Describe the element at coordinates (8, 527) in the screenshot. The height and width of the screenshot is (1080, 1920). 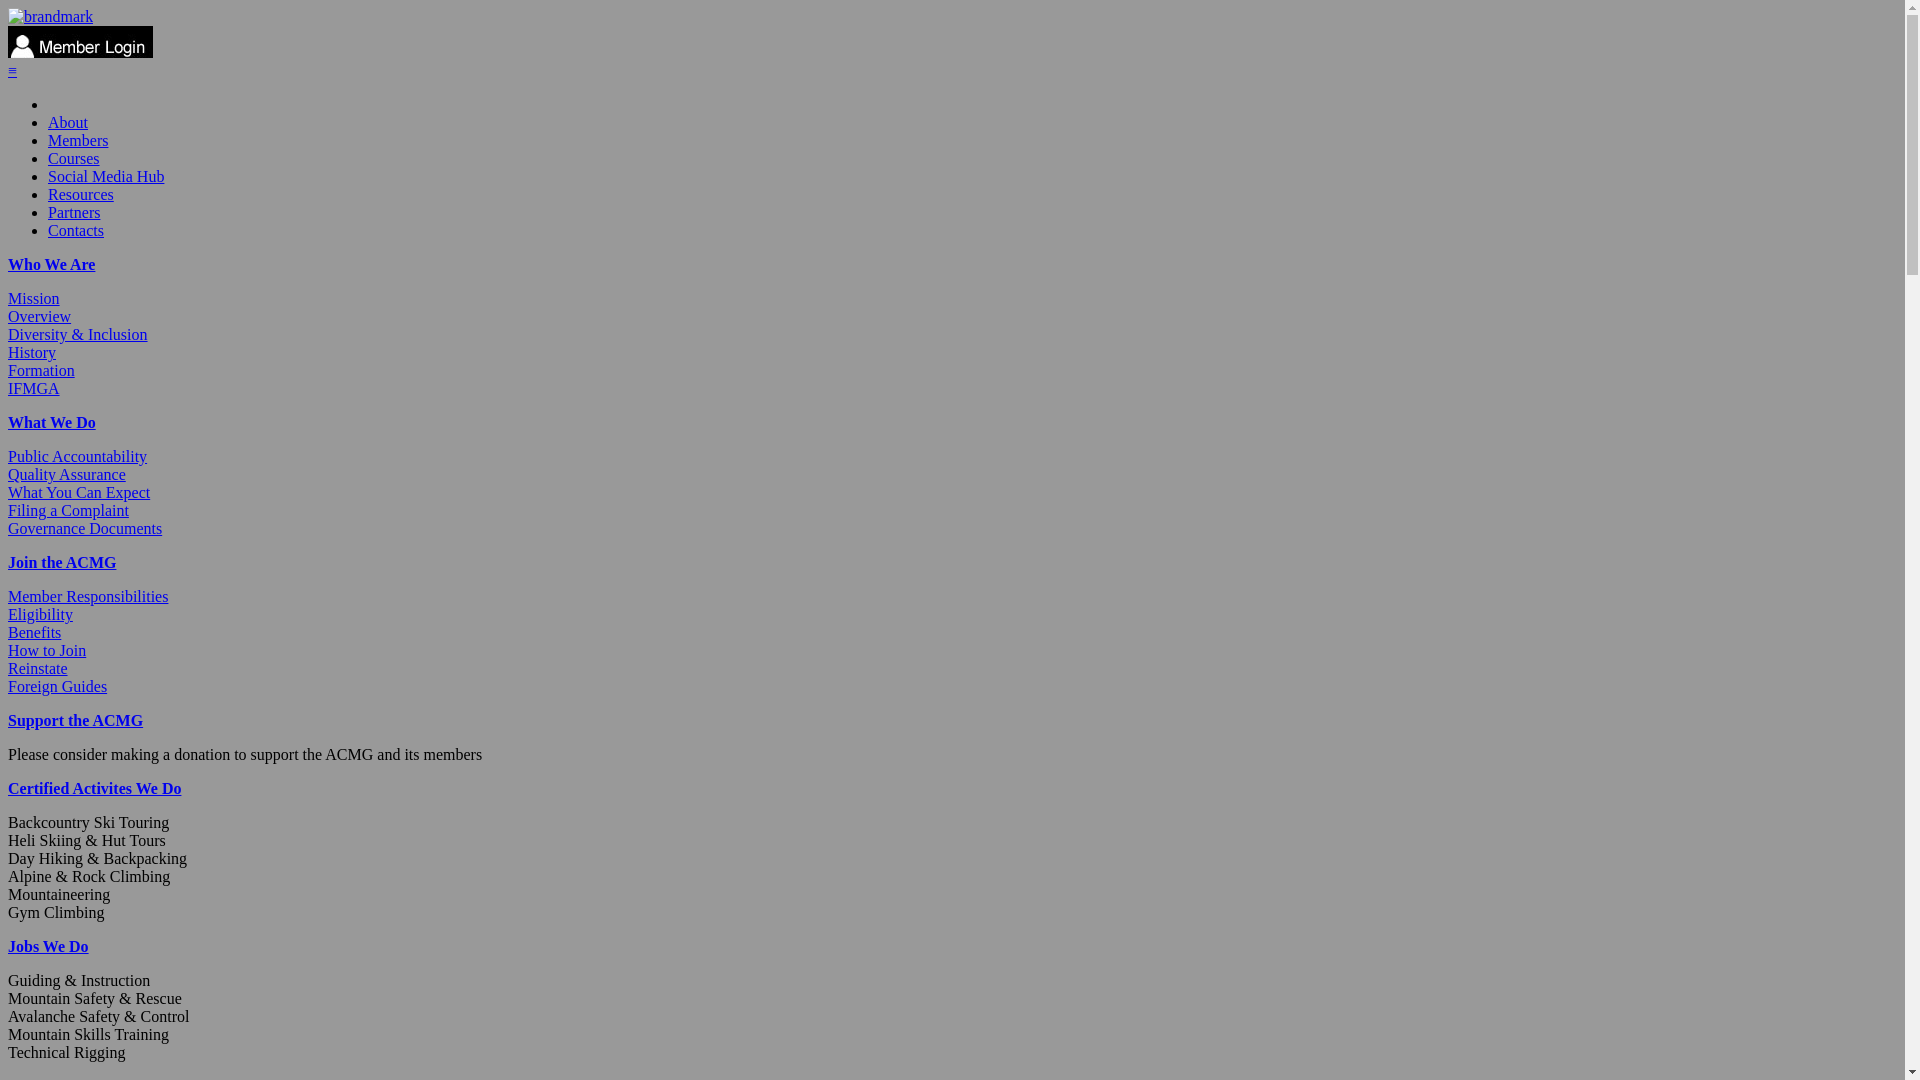
I see `'Governance Documents'` at that location.